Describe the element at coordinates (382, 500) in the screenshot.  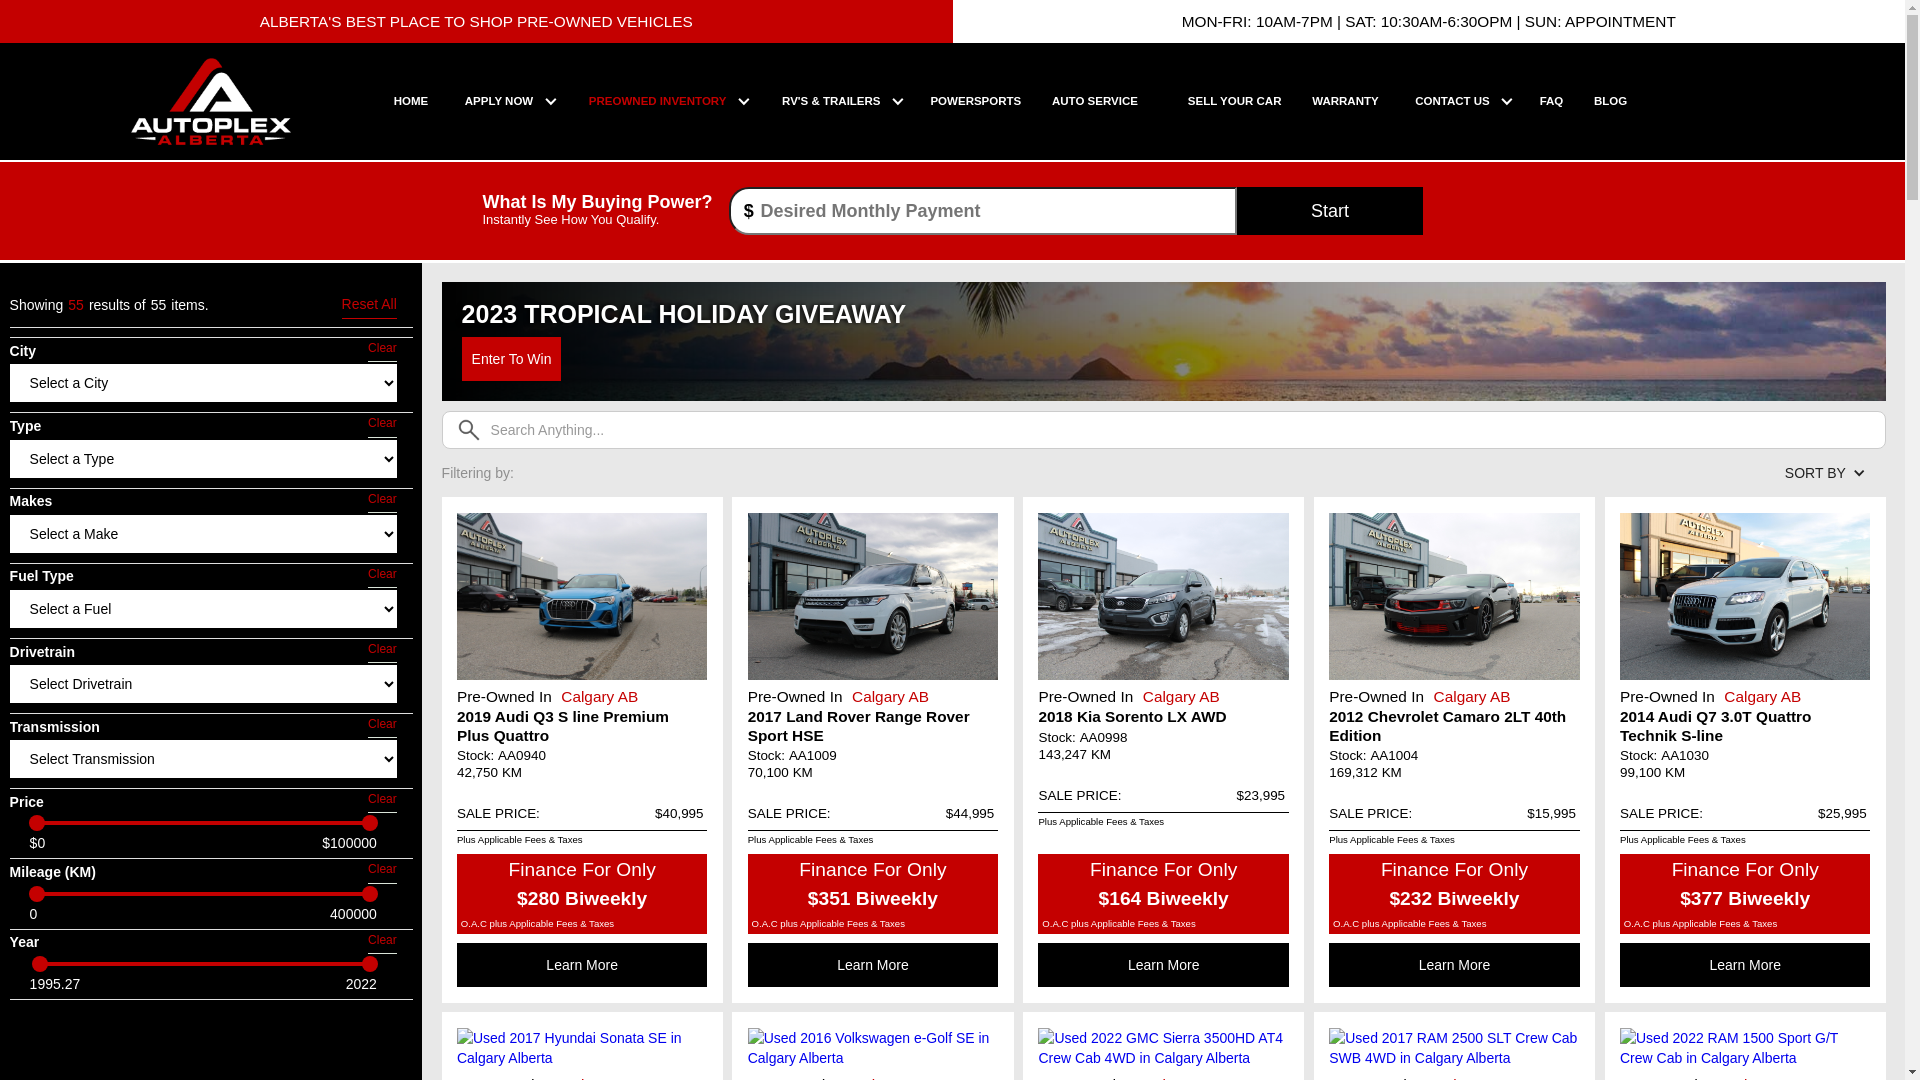
I see `'Clear'` at that location.